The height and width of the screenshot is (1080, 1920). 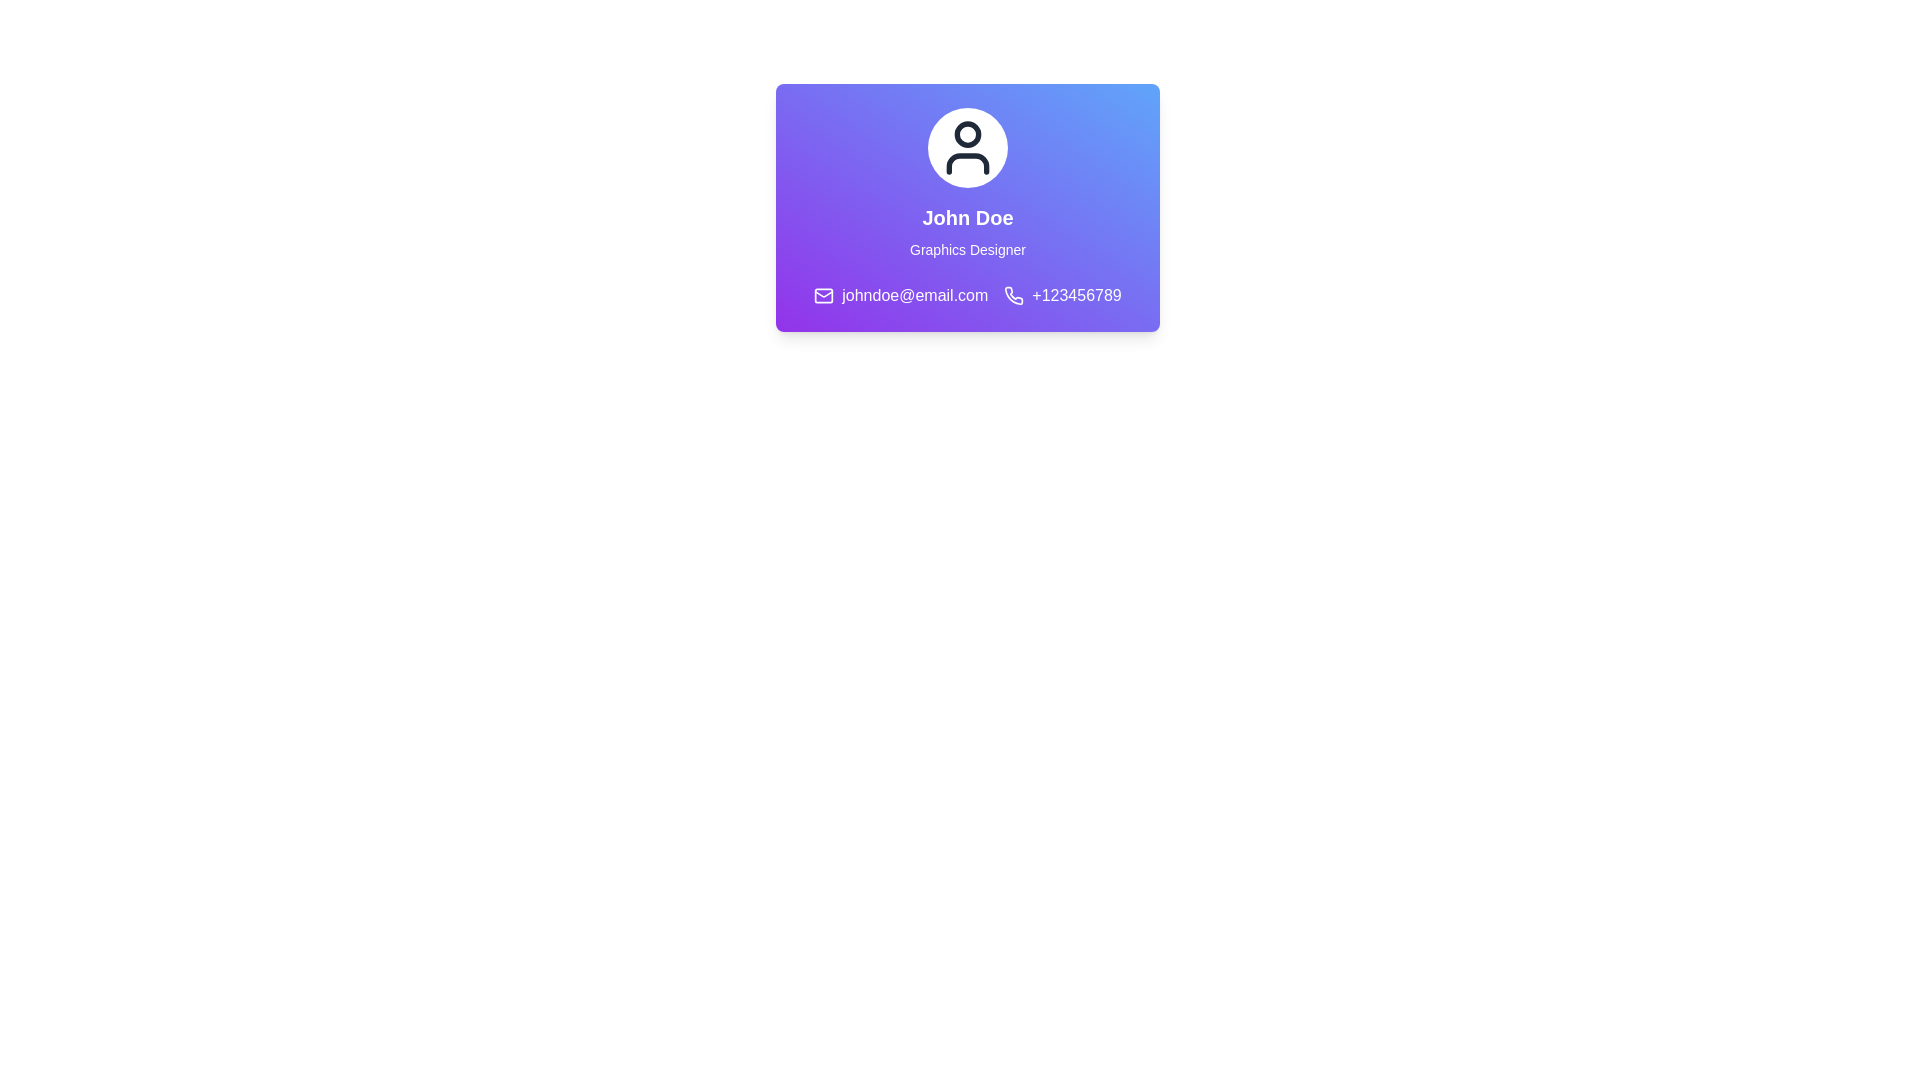 What do you see at coordinates (1014, 295) in the screenshot?
I see `the phone icon located in the bottom right section of the card layout, positioned to the left of the phone number text element` at bounding box center [1014, 295].